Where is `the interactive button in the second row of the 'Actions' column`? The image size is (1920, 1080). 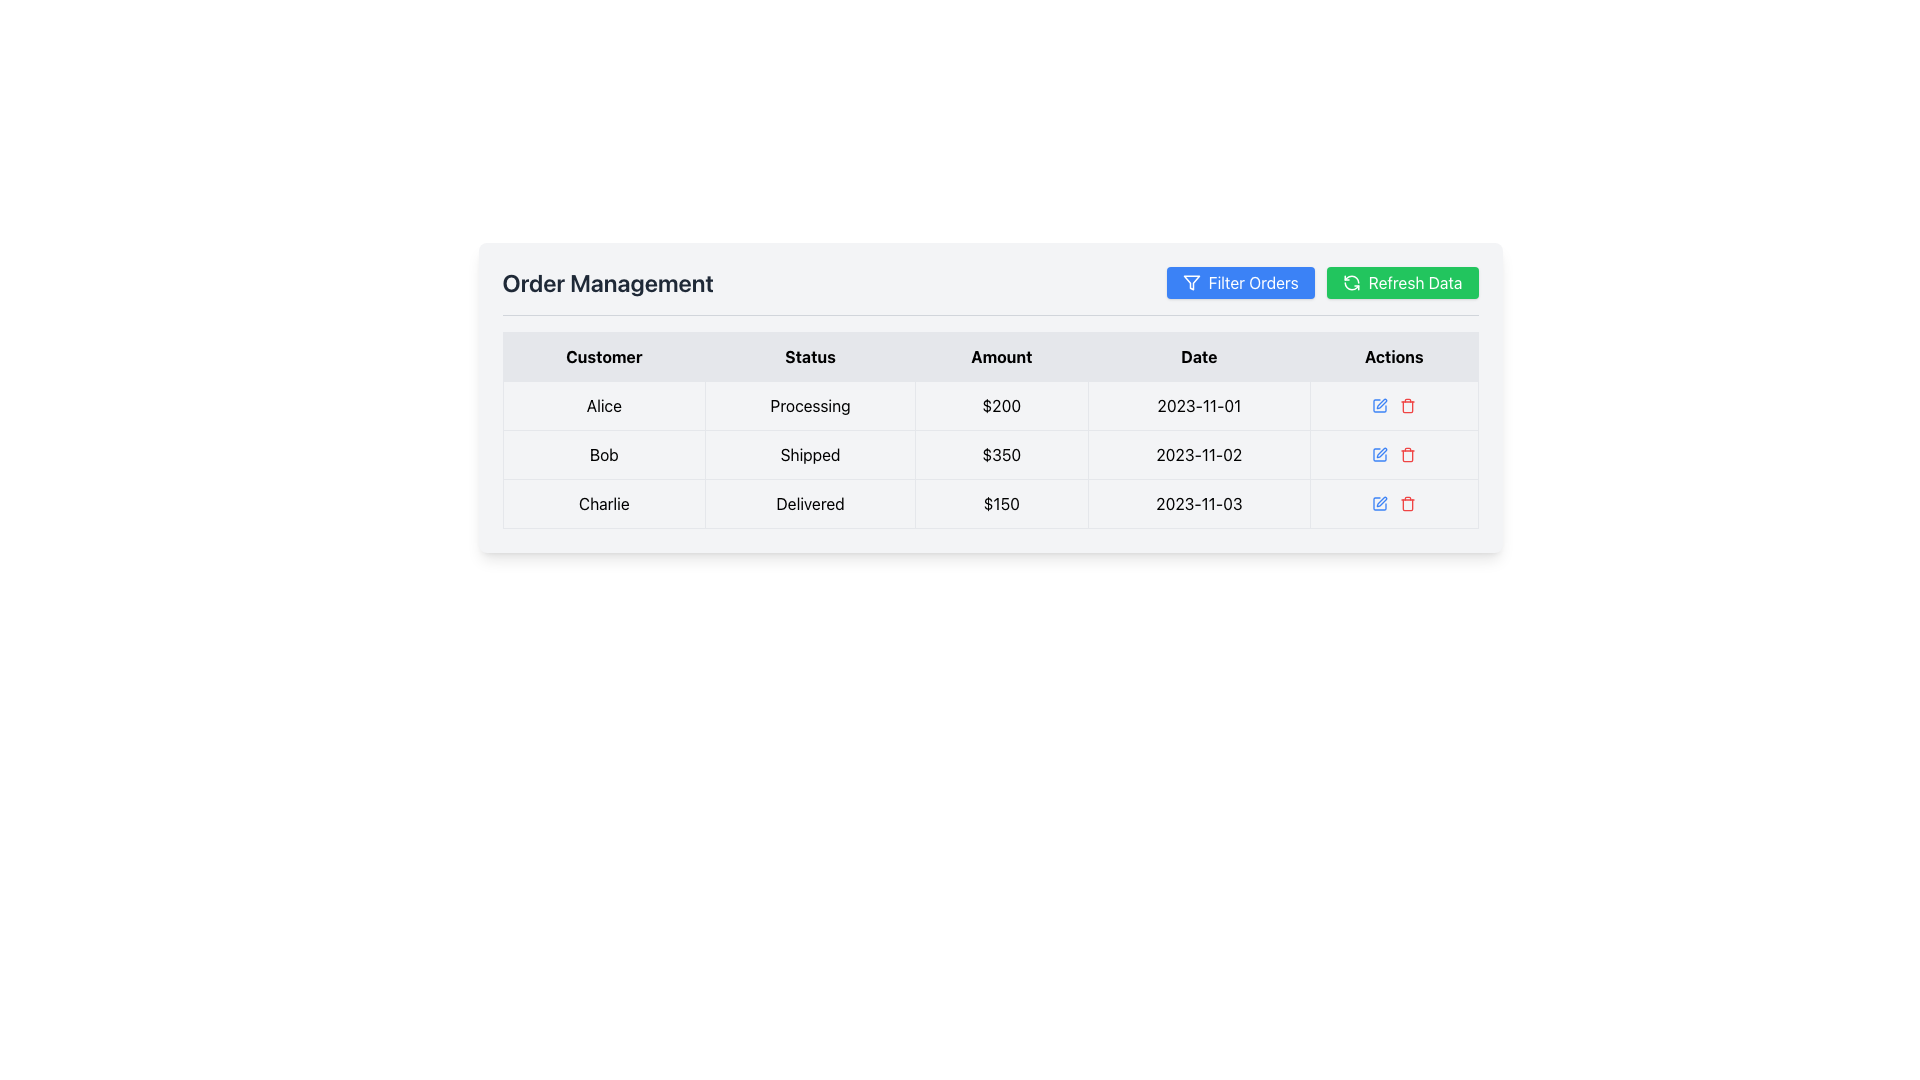 the interactive button in the second row of the 'Actions' column is located at coordinates (1393, 455).